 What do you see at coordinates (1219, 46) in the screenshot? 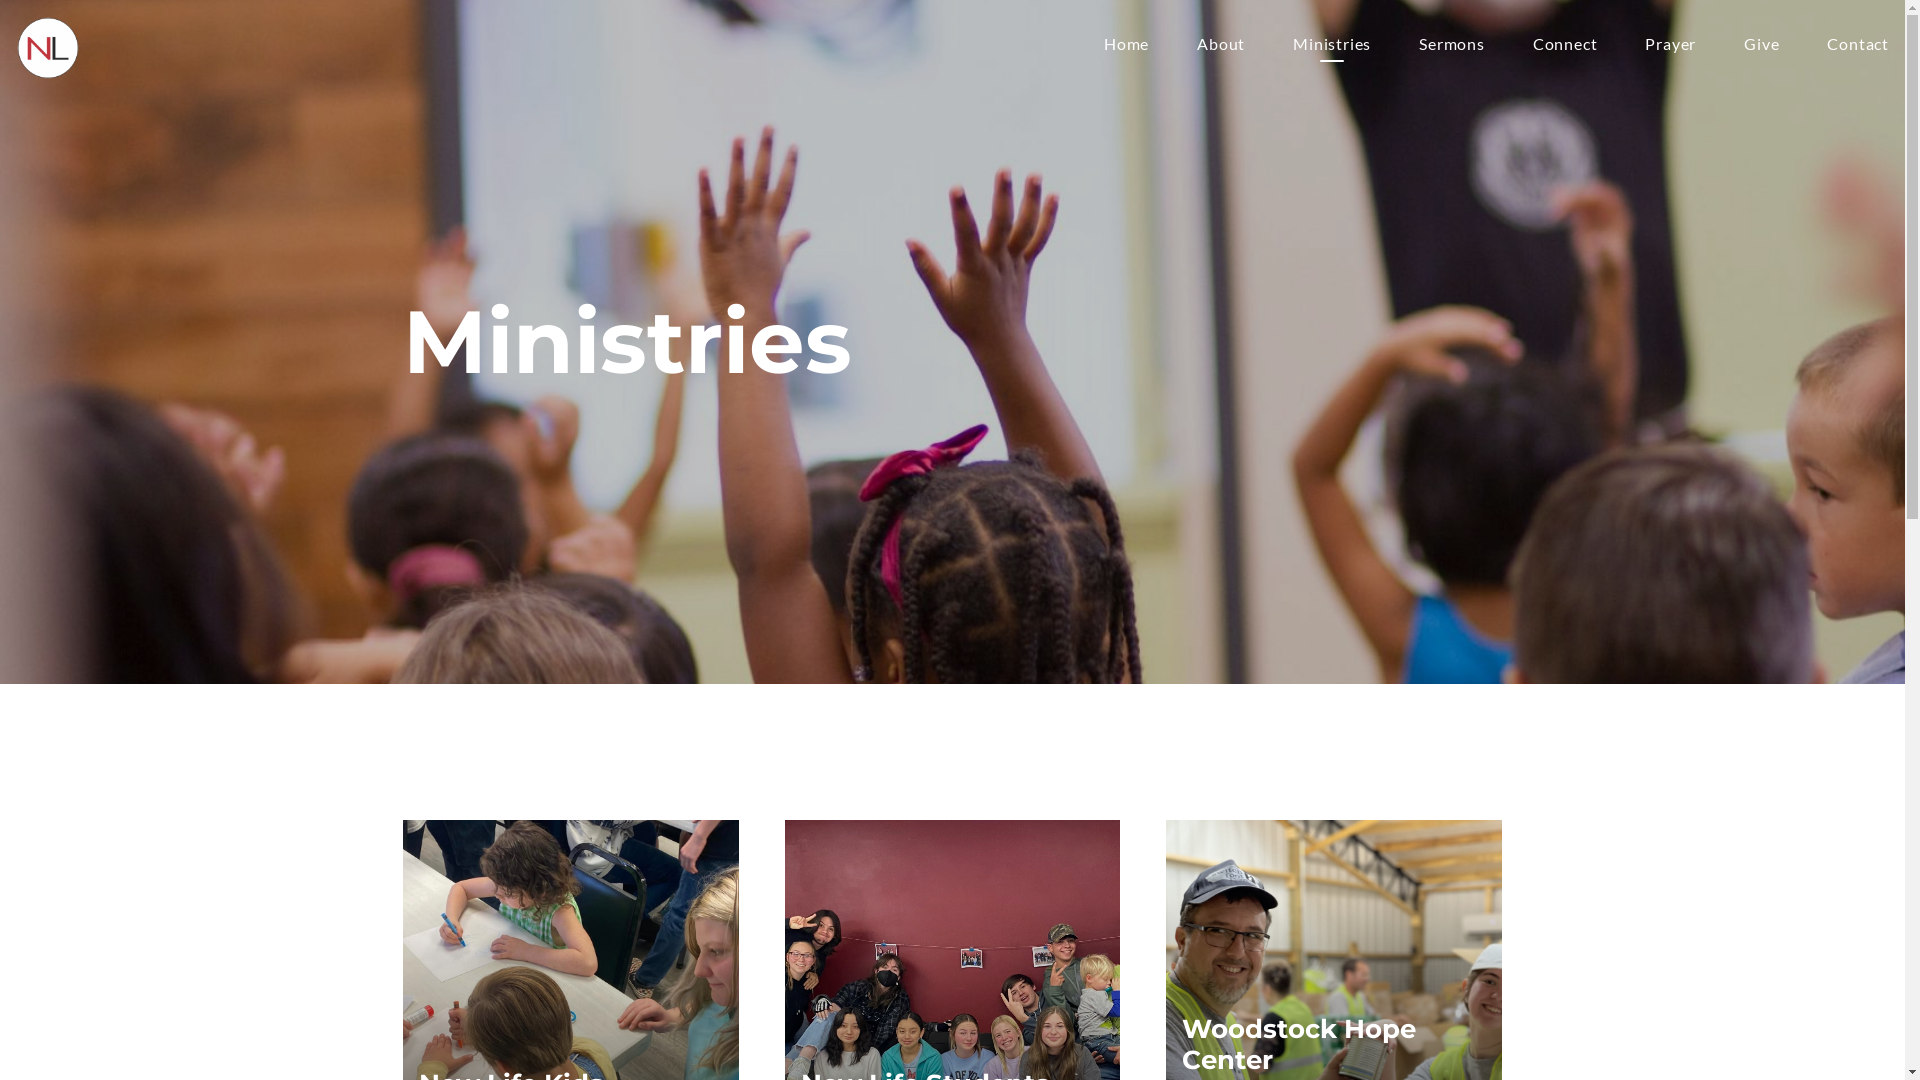
I see `'About'` at bounding box center [1219, 46].